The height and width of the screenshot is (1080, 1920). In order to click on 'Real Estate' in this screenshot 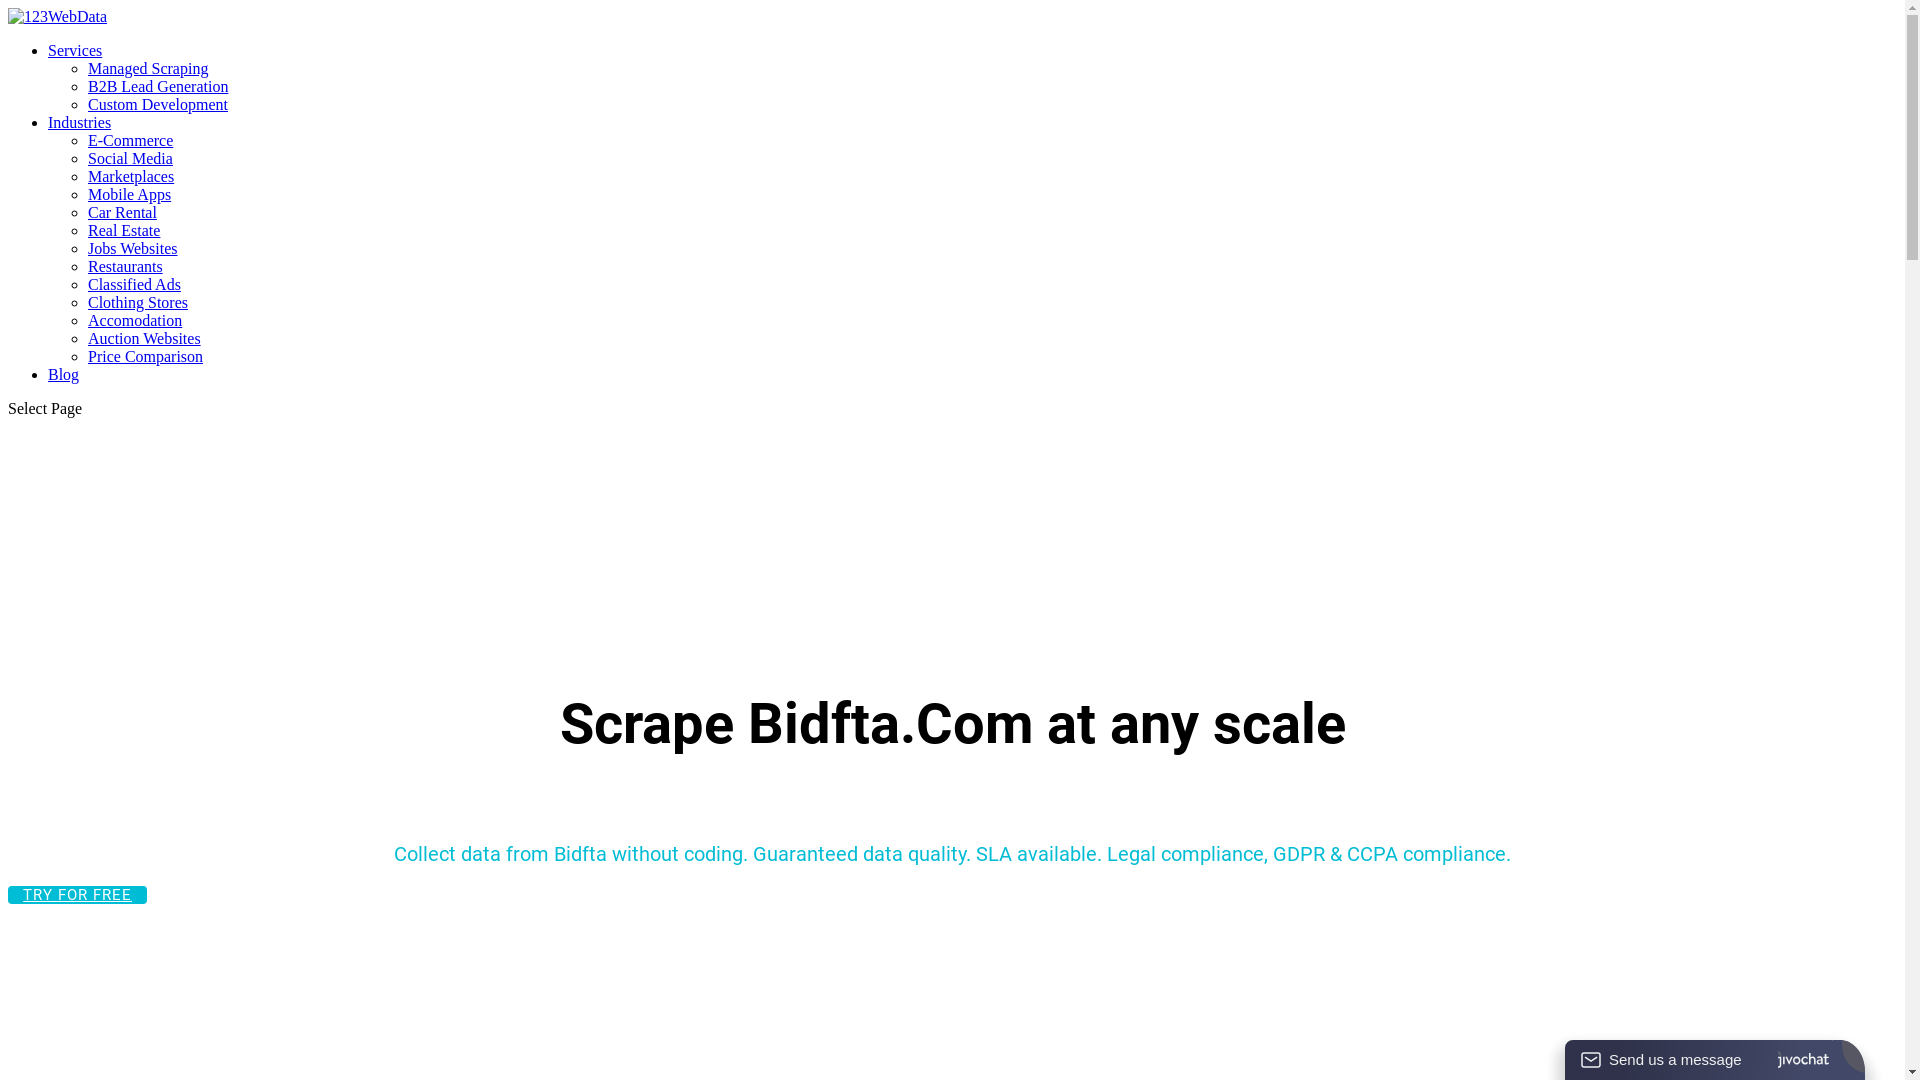, I will do `click(123, 229)`.